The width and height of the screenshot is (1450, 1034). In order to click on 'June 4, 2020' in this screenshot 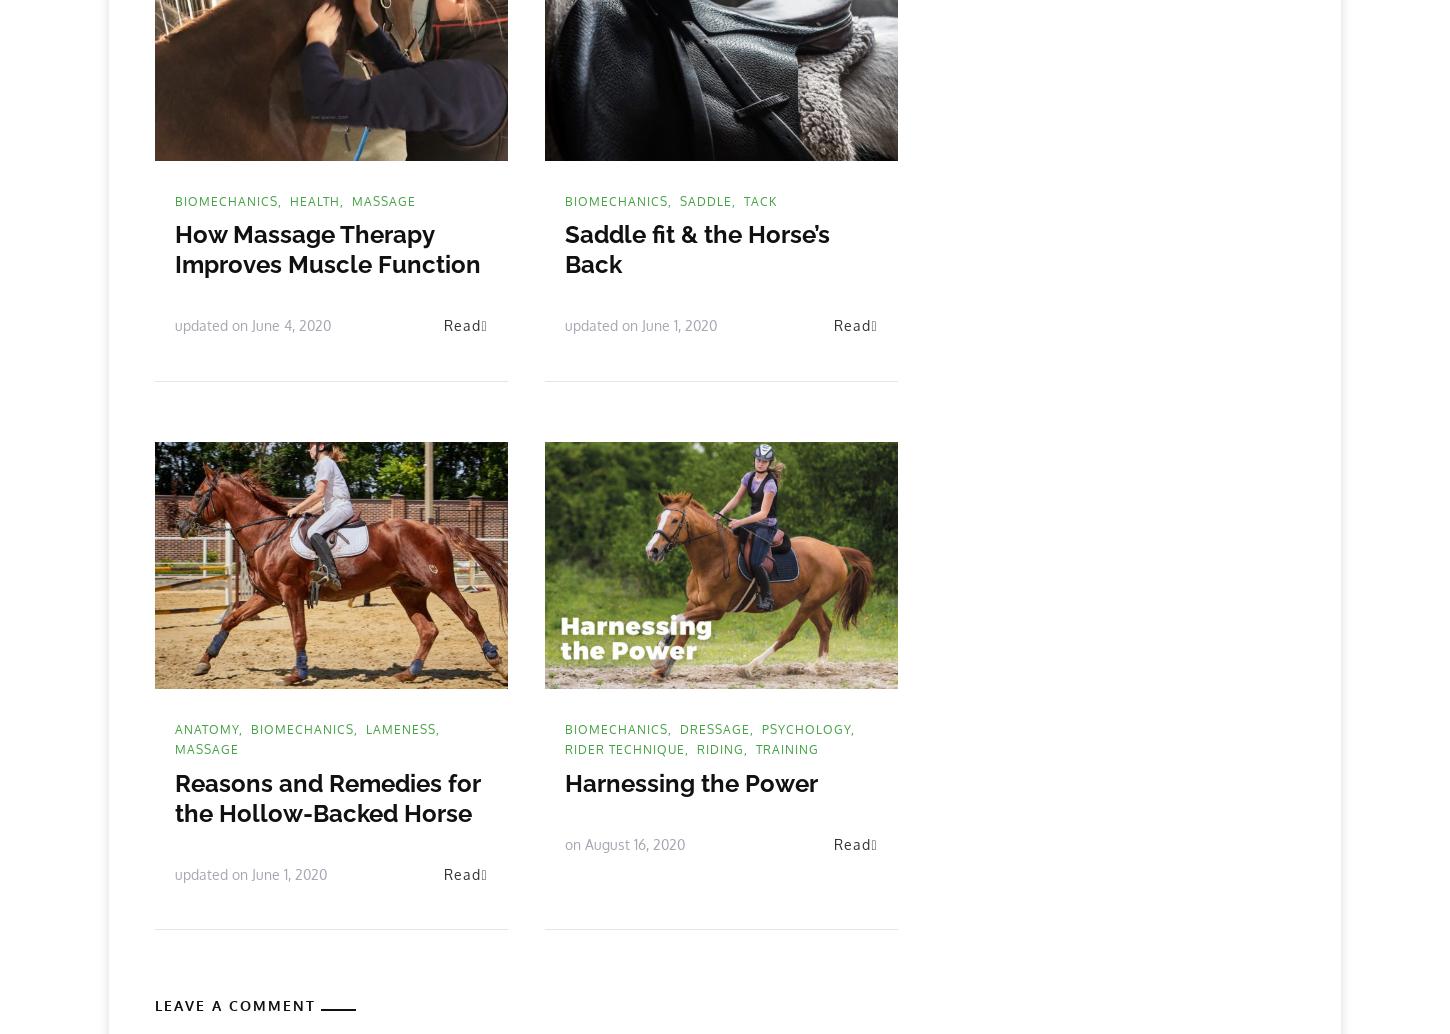, I will do `click(252, 323)`.